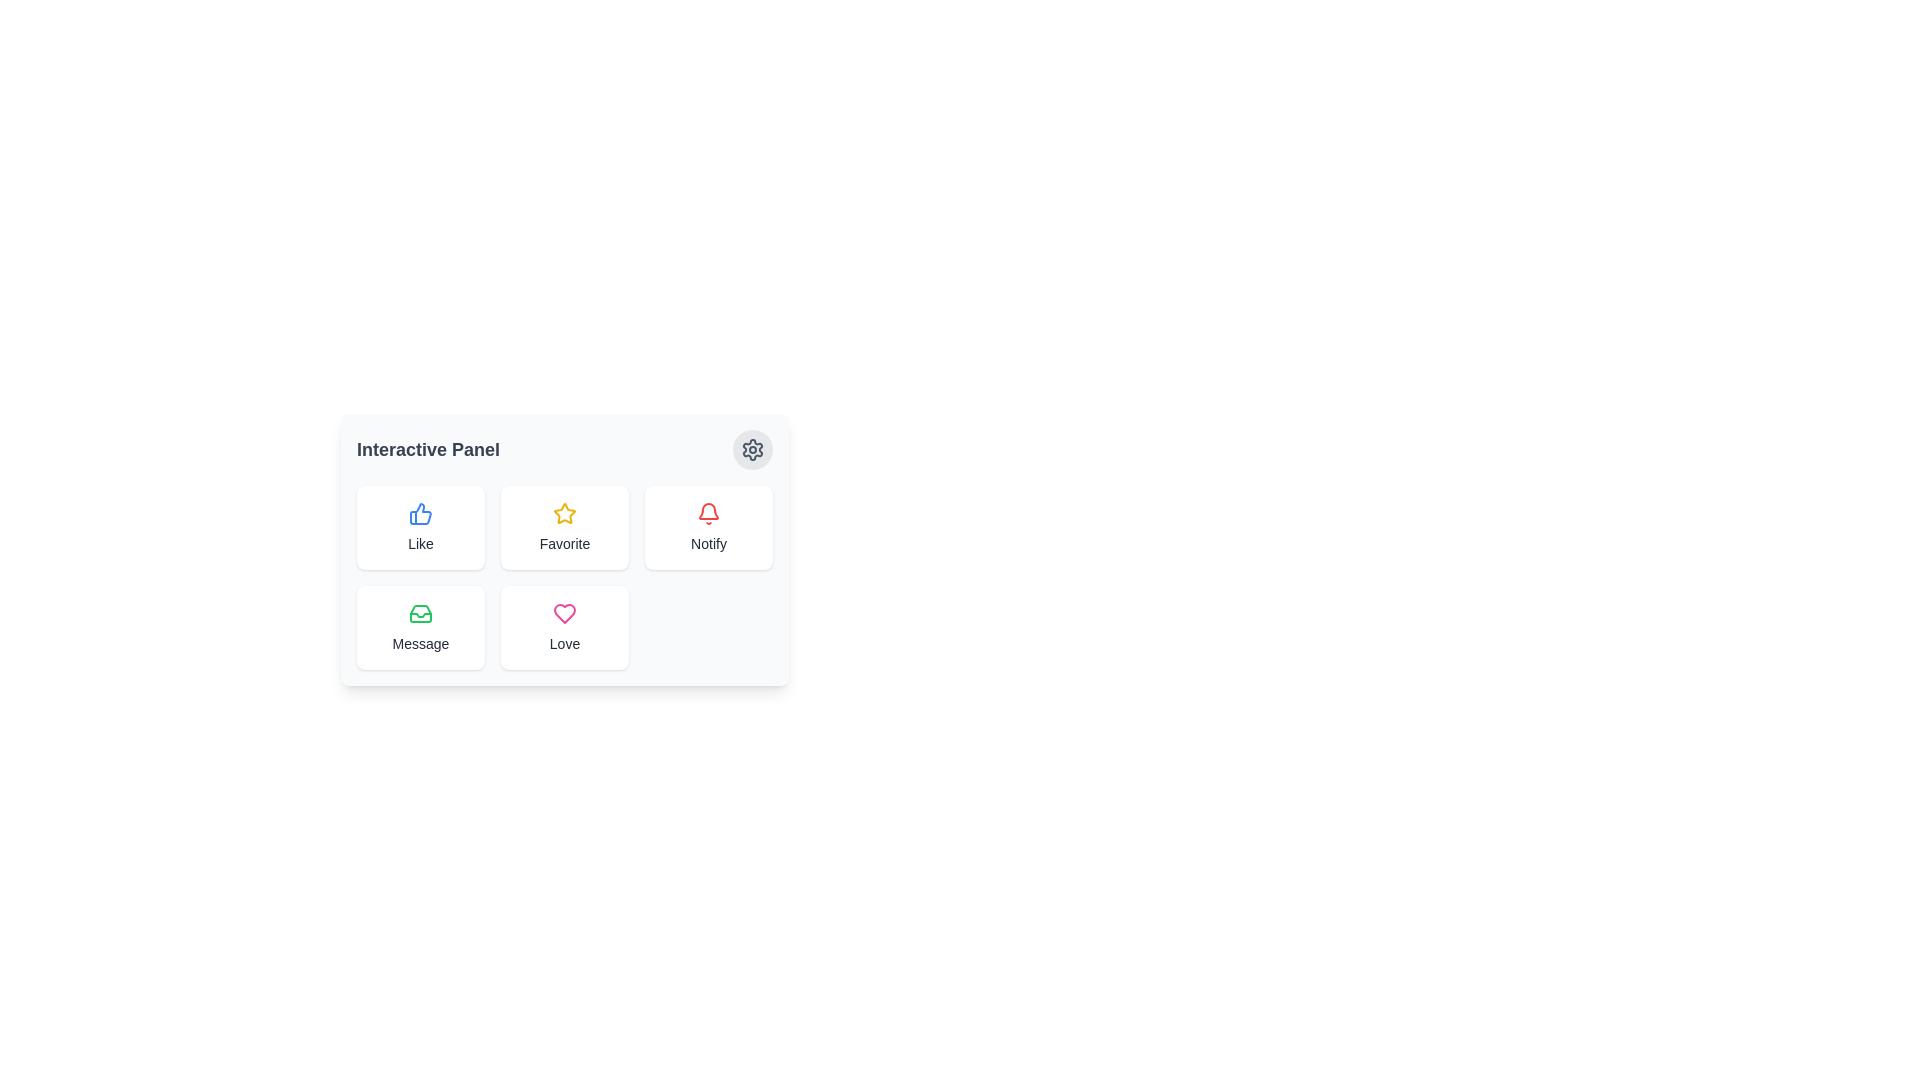  Describe the element at coordinates (420, 512) in the screenshot. I see `the 'Like' icon button located in the top-left corner of the 'Interactive Panel' section` at that location.